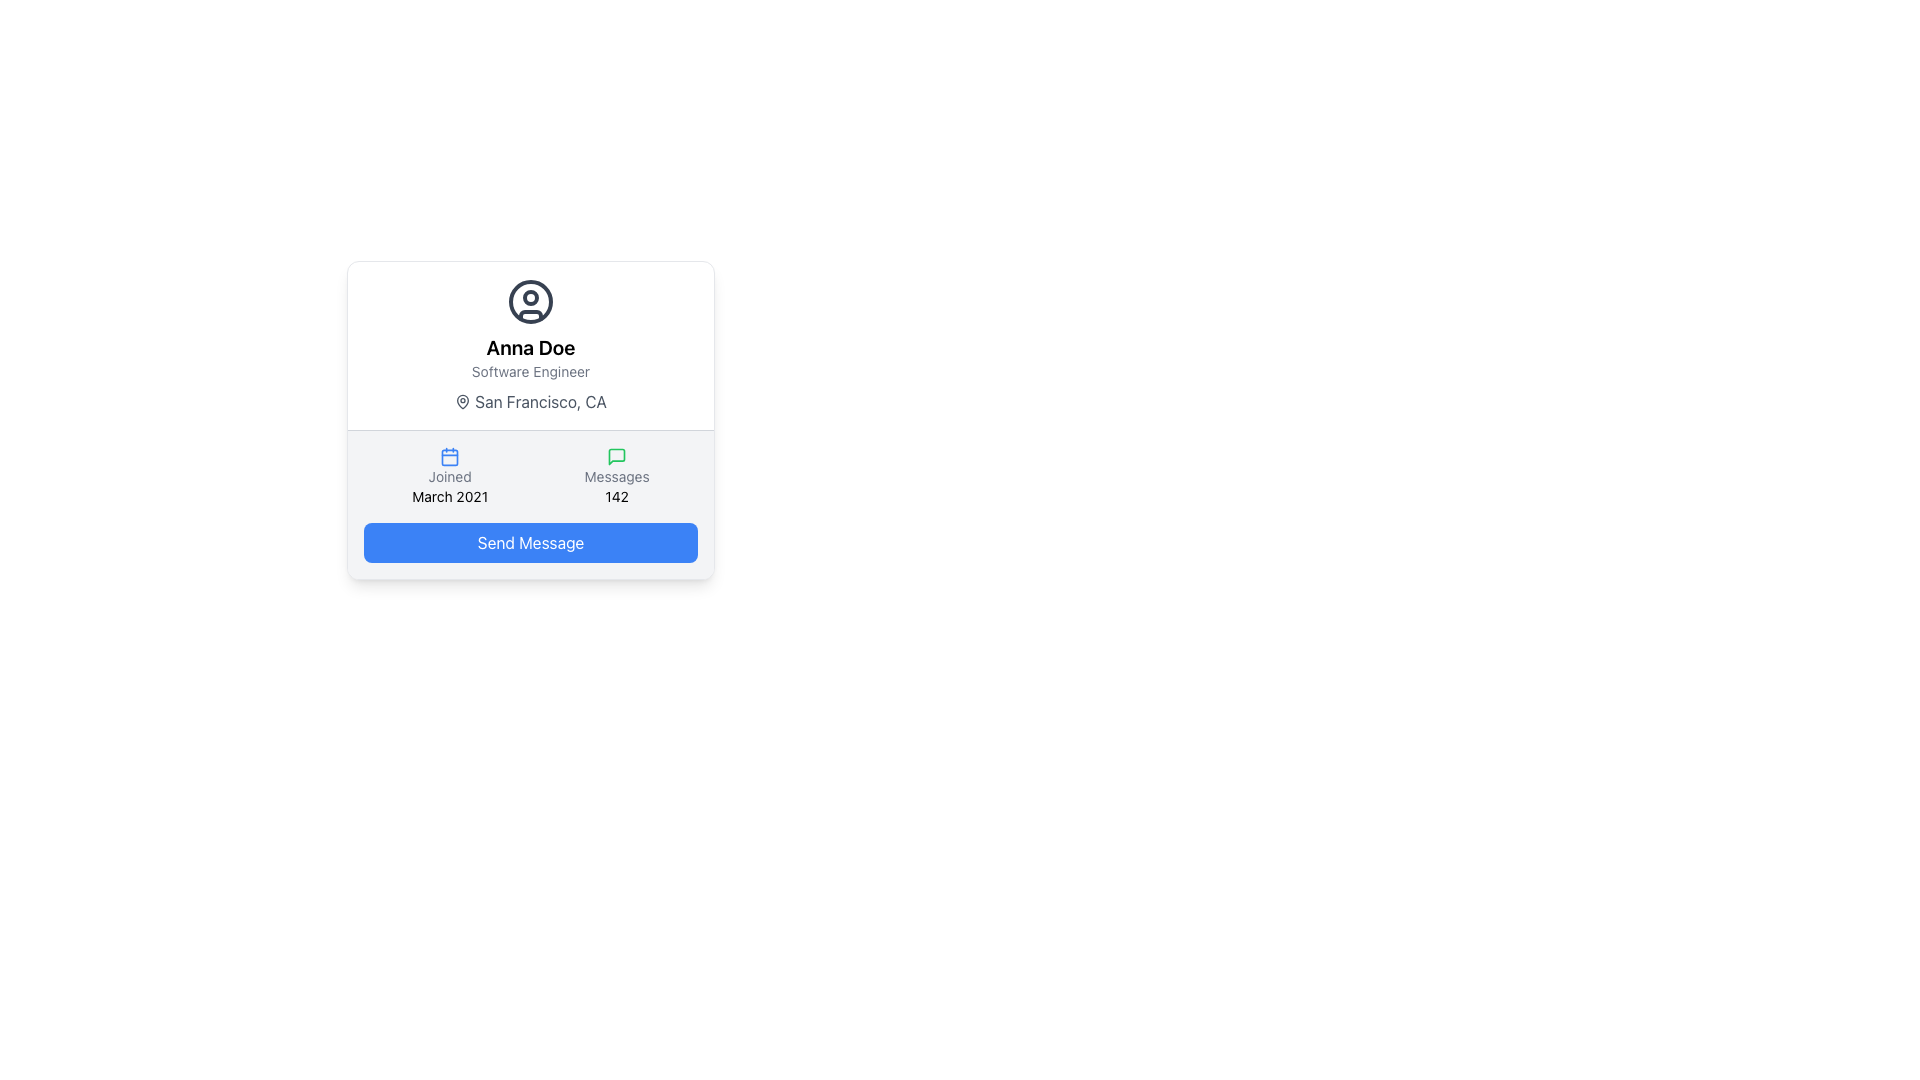 The height and width of the screenshot is (1080, 1920). What do you see at coordinates (449, 456) in the screenshot?
I see `the visual indicator icon located to the left of the text 'Joined' in the 'Joined March 2021' section of the profile card` at bounding box center [449, 456].